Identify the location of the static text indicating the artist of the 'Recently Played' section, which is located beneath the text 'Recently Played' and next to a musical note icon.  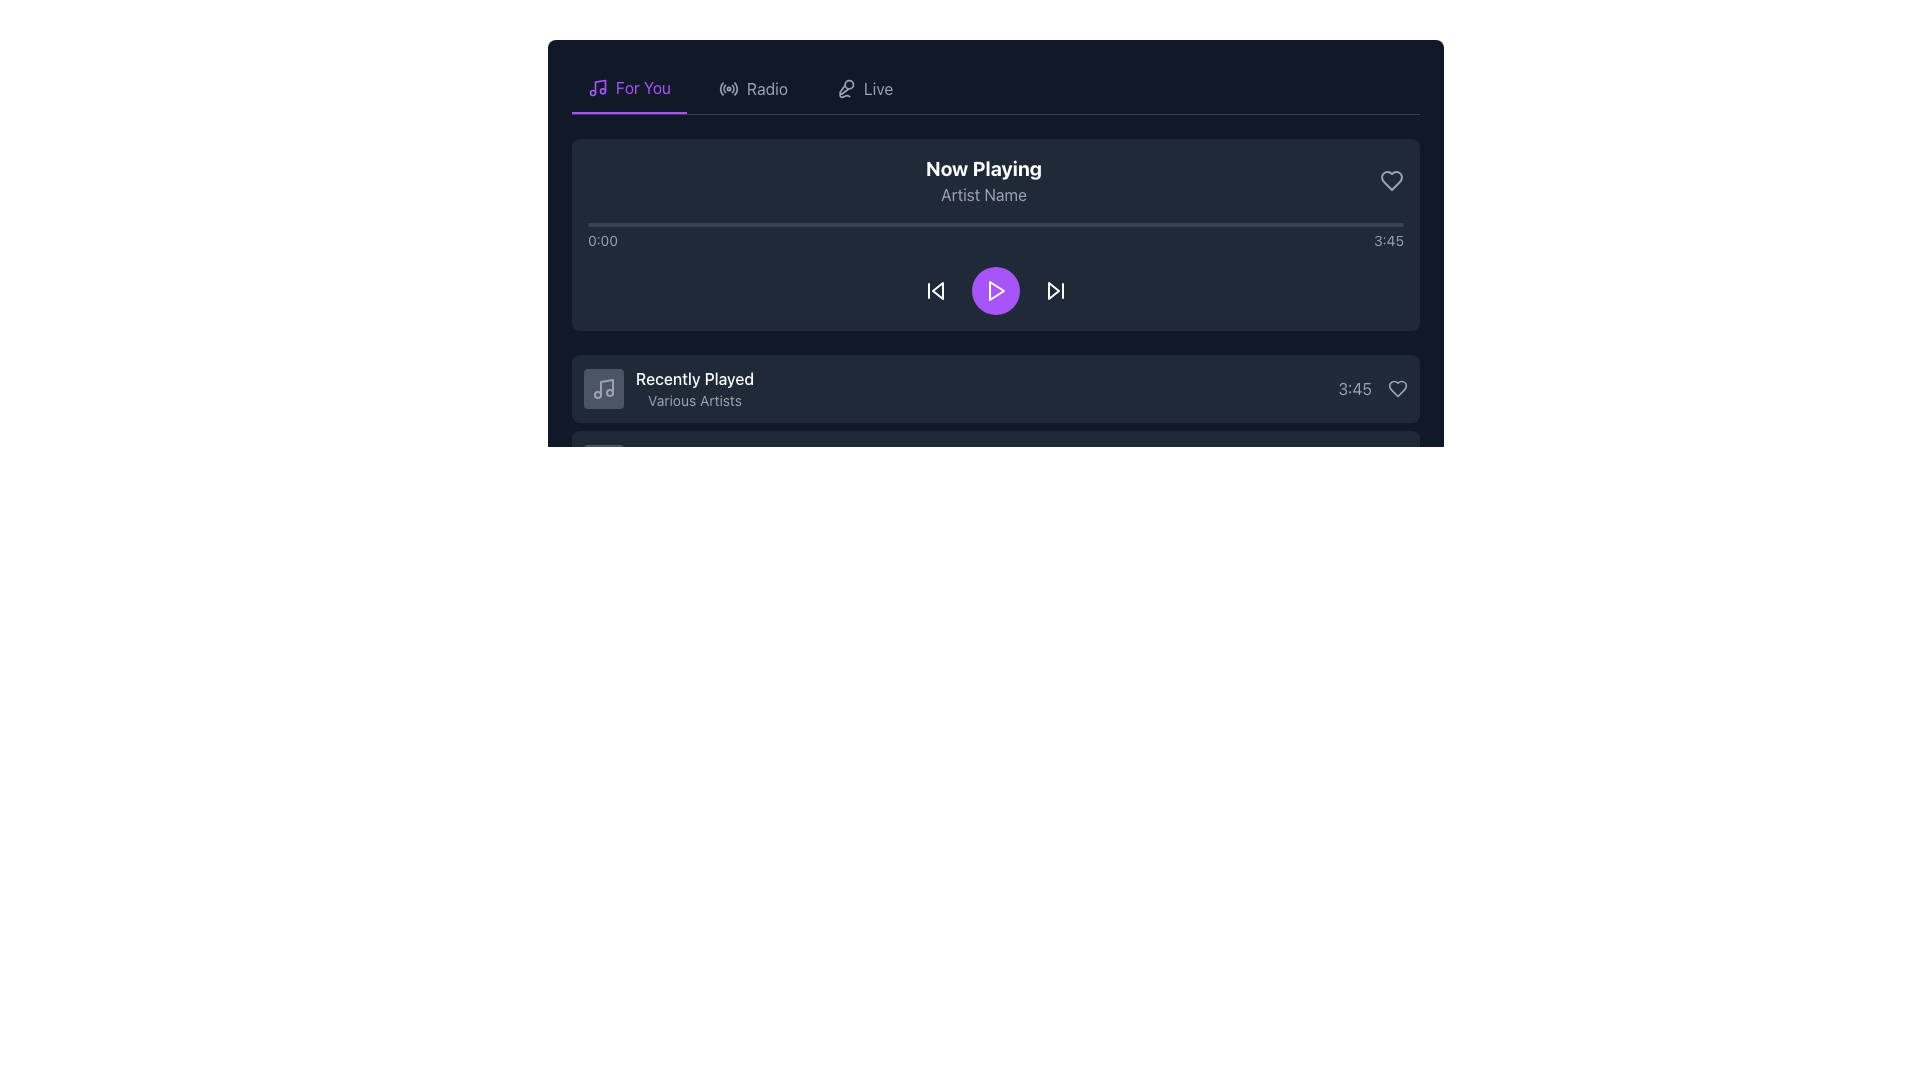
(695, 401).